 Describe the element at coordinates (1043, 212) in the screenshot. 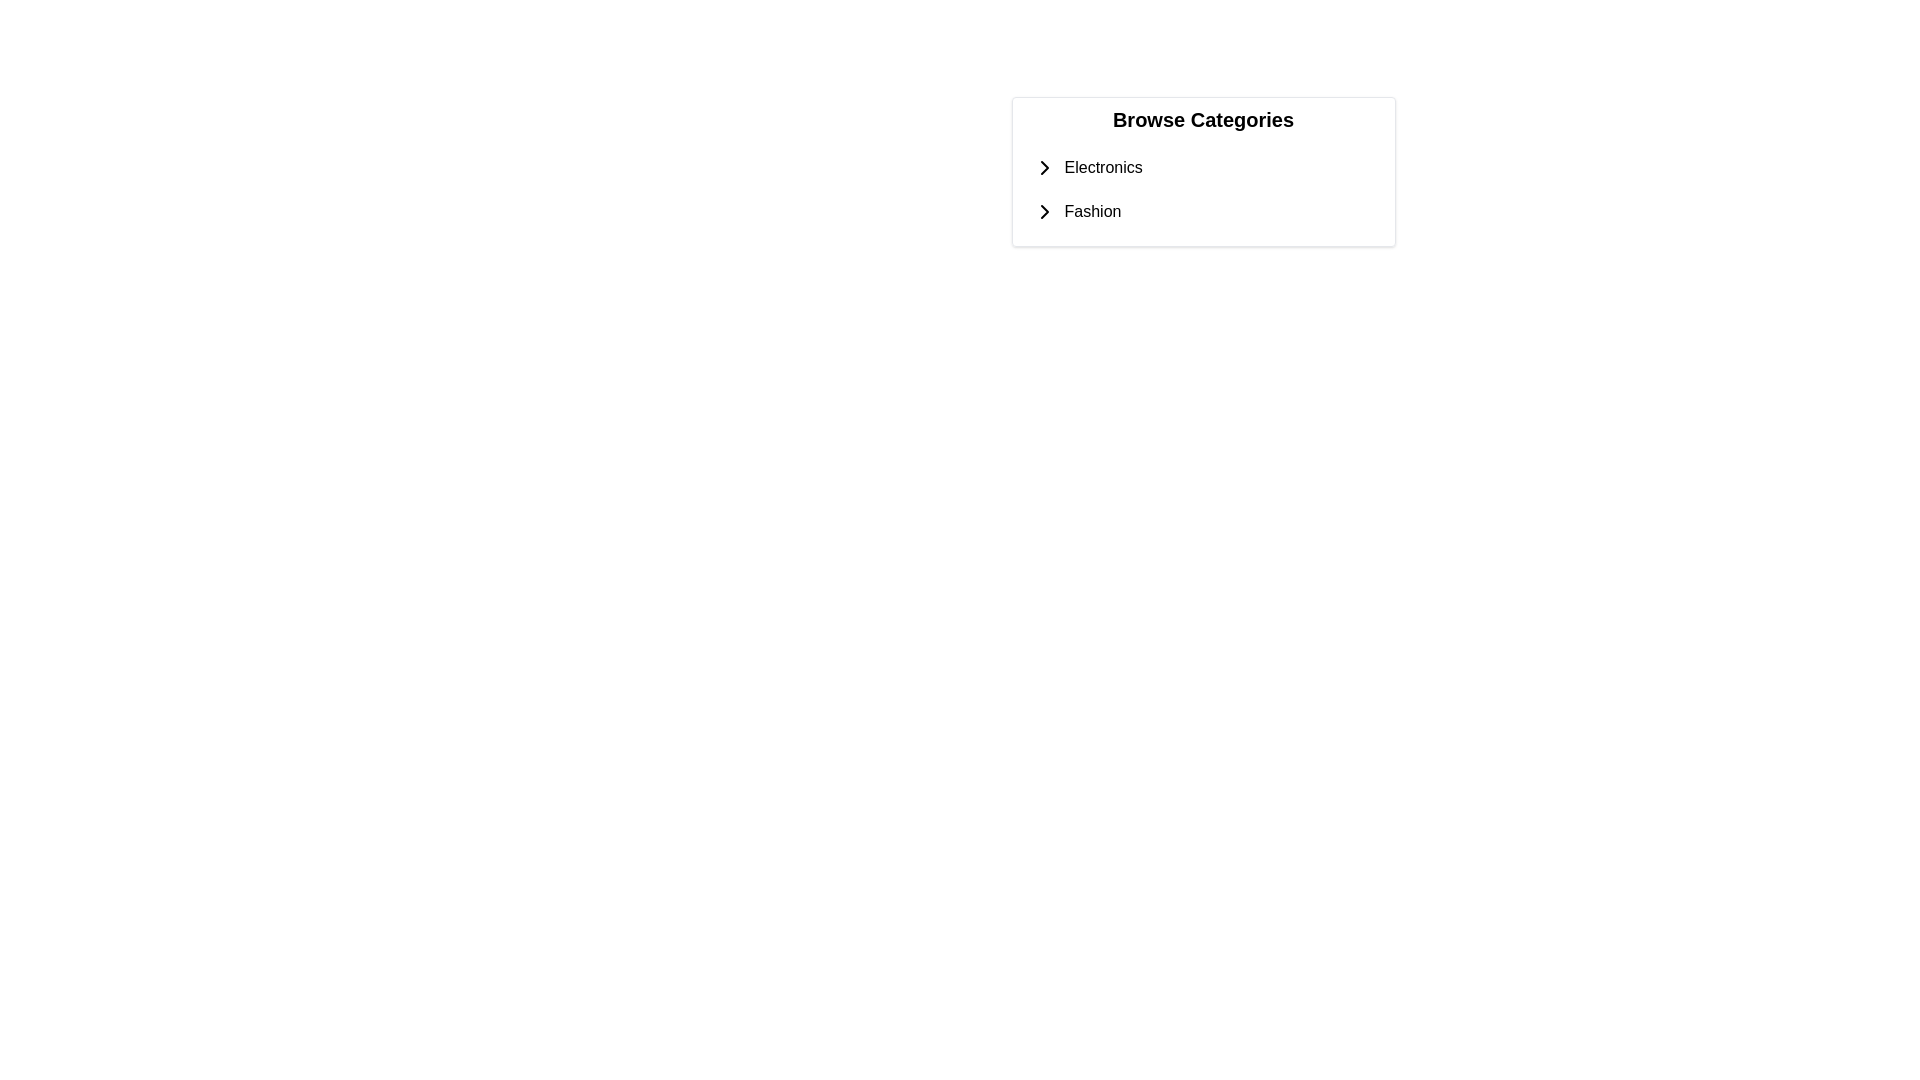

I see `the Arrow Icon located in the 'Fashion' category` at that location.